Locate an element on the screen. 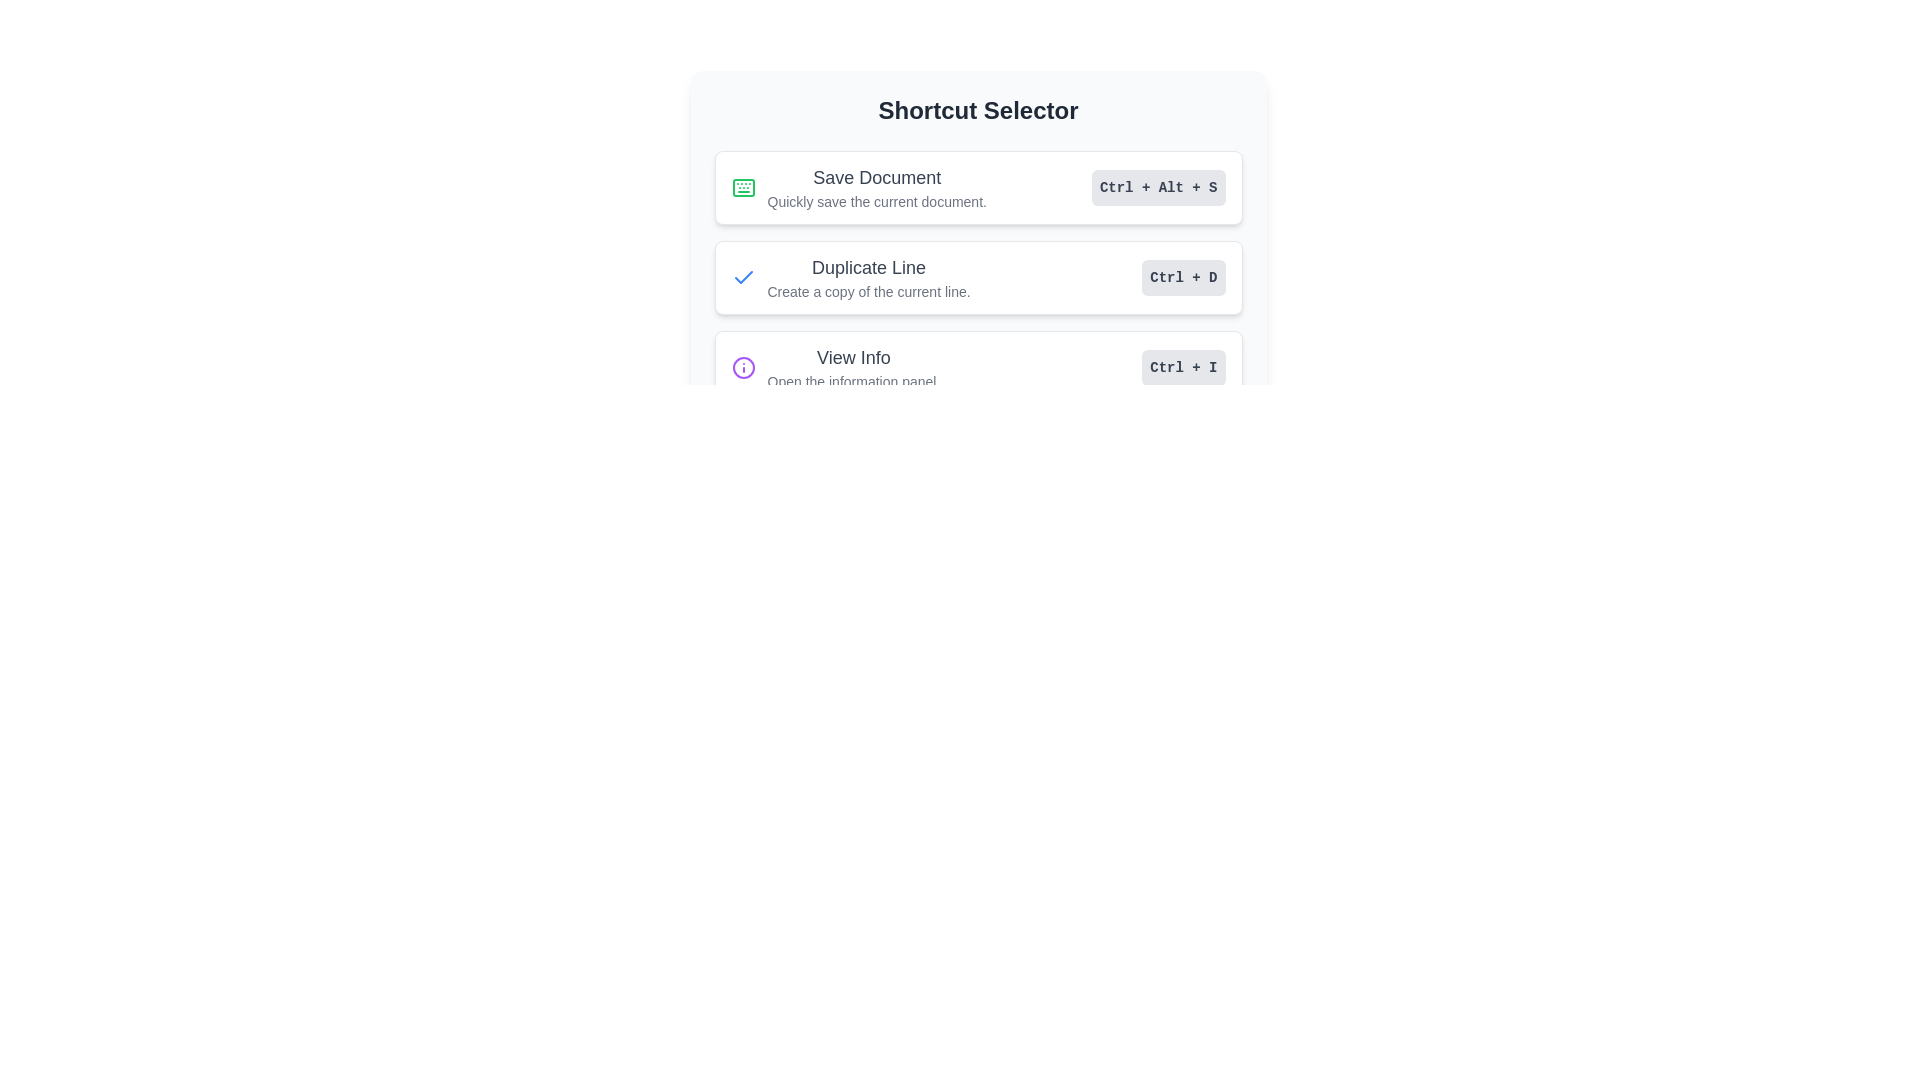  the first list item in the 'Shortcut Selector' interface, which features a green keyboard icon and the text 'Save Document' with a subtext 'Quickly save the current document.' is located at coordinates (859, 188).